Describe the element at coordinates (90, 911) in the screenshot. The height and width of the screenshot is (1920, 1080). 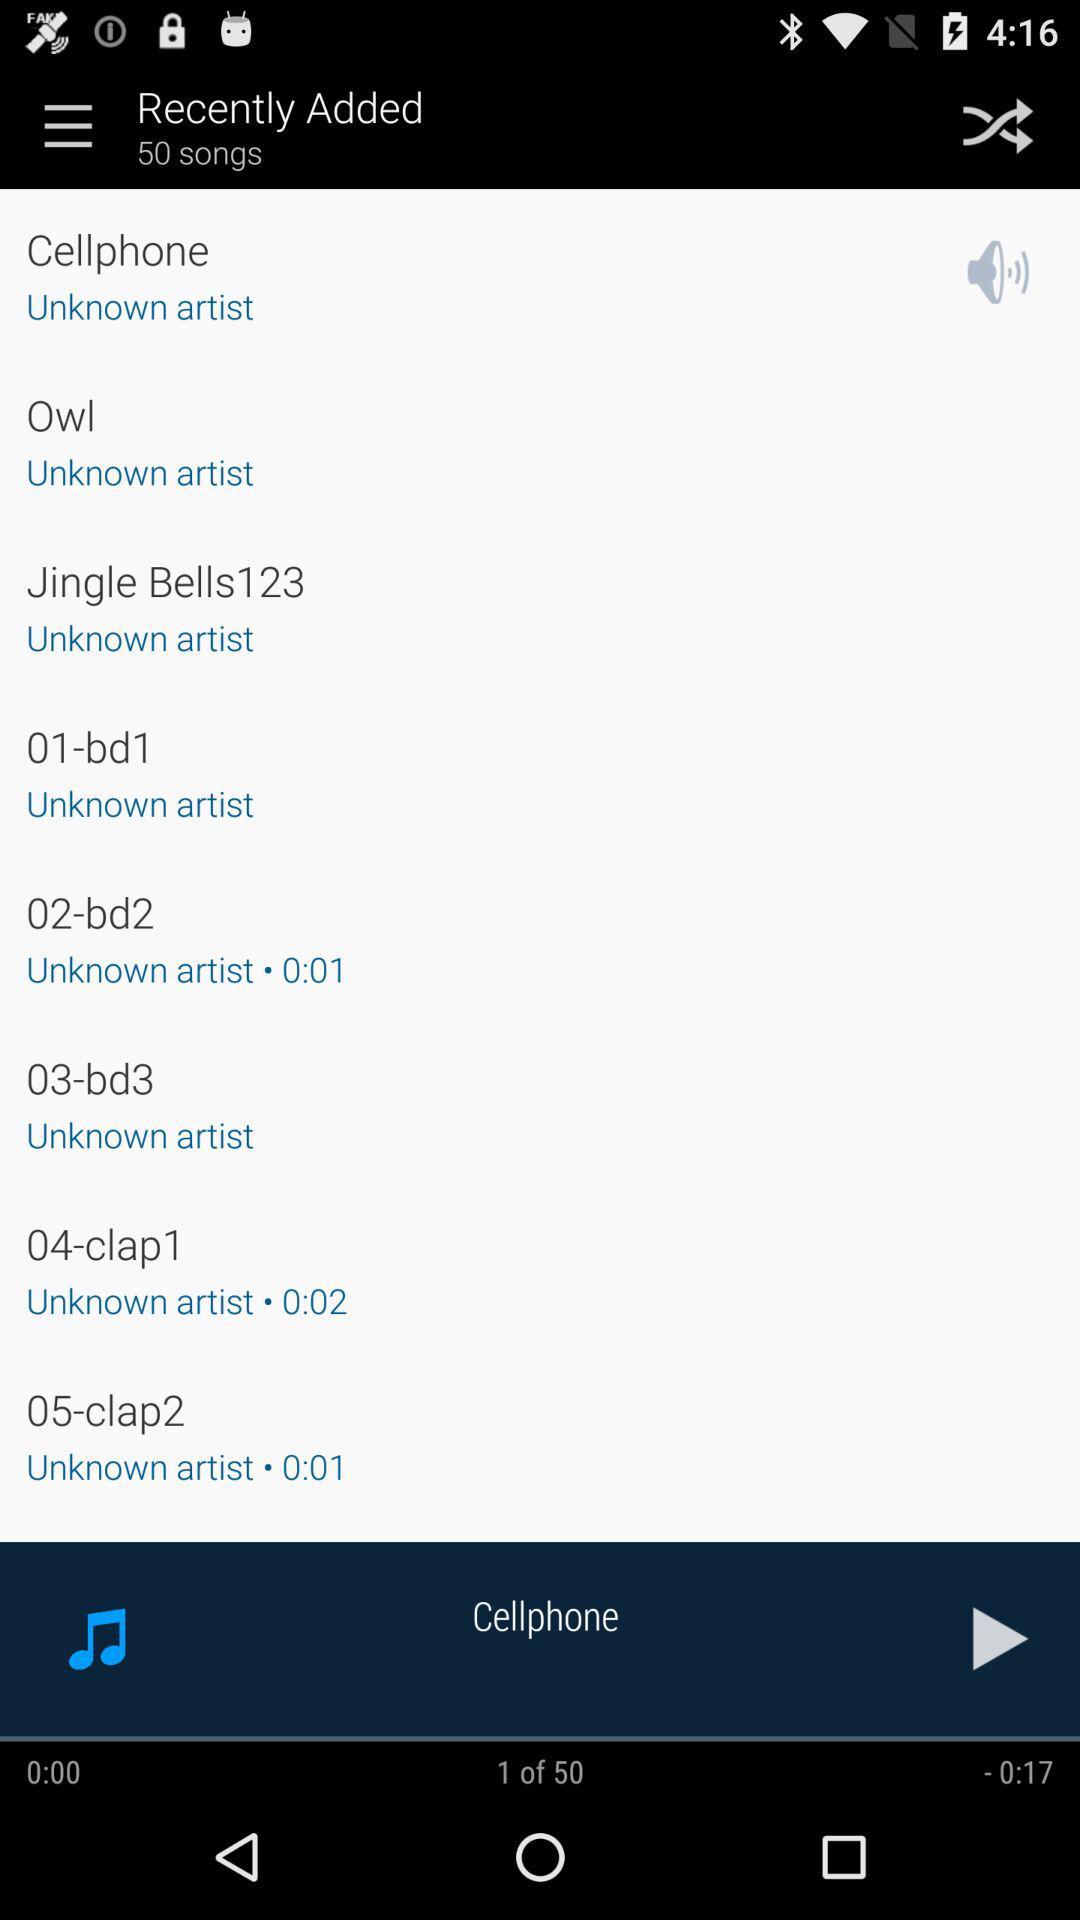
I see `02-bd2 app` at that location.